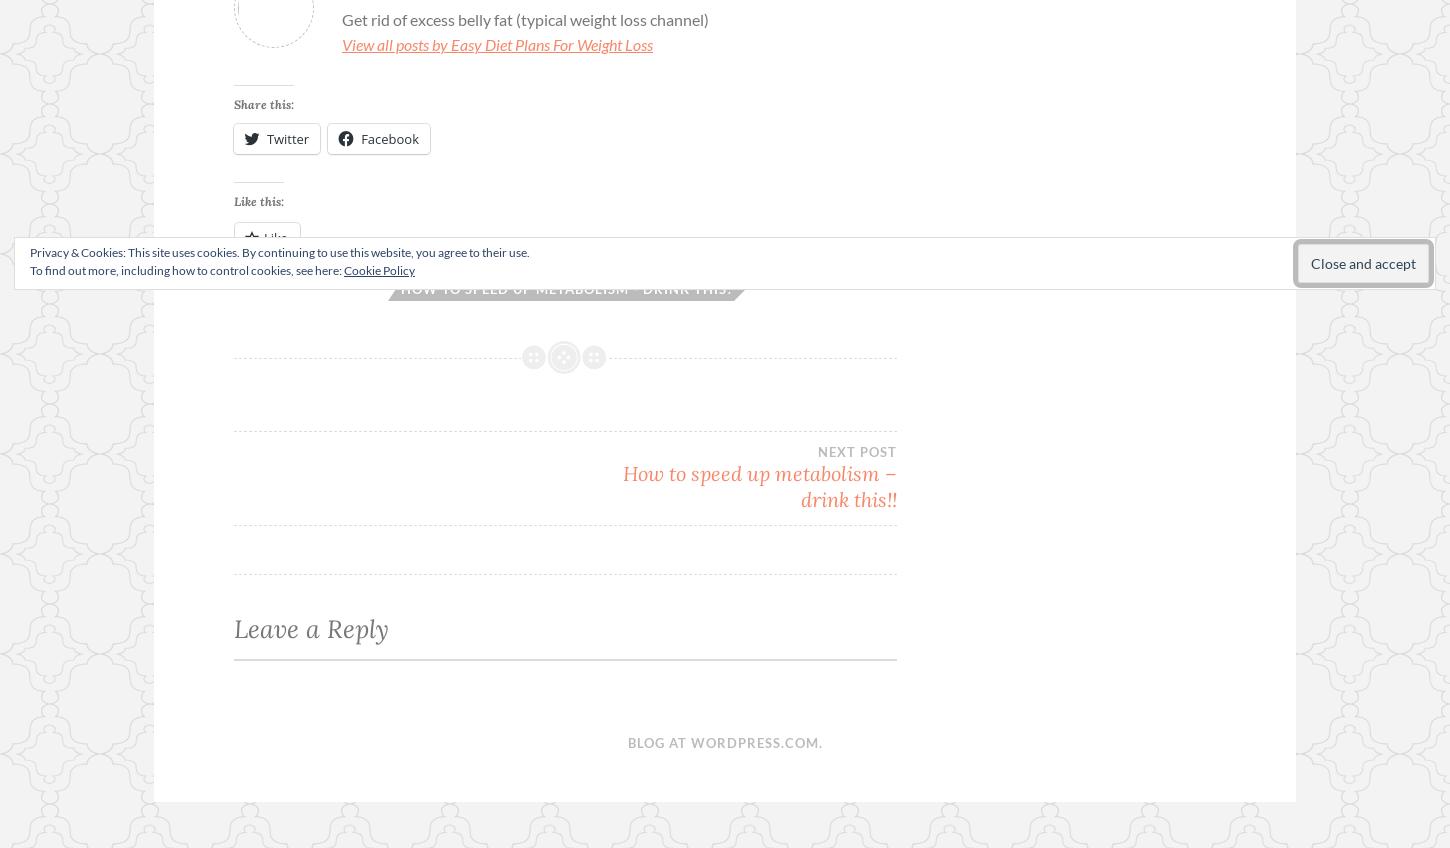 The image size is (1450, 848). I want to click on 'To find out more, including how to control cookies, see here:', so click(186, 270).